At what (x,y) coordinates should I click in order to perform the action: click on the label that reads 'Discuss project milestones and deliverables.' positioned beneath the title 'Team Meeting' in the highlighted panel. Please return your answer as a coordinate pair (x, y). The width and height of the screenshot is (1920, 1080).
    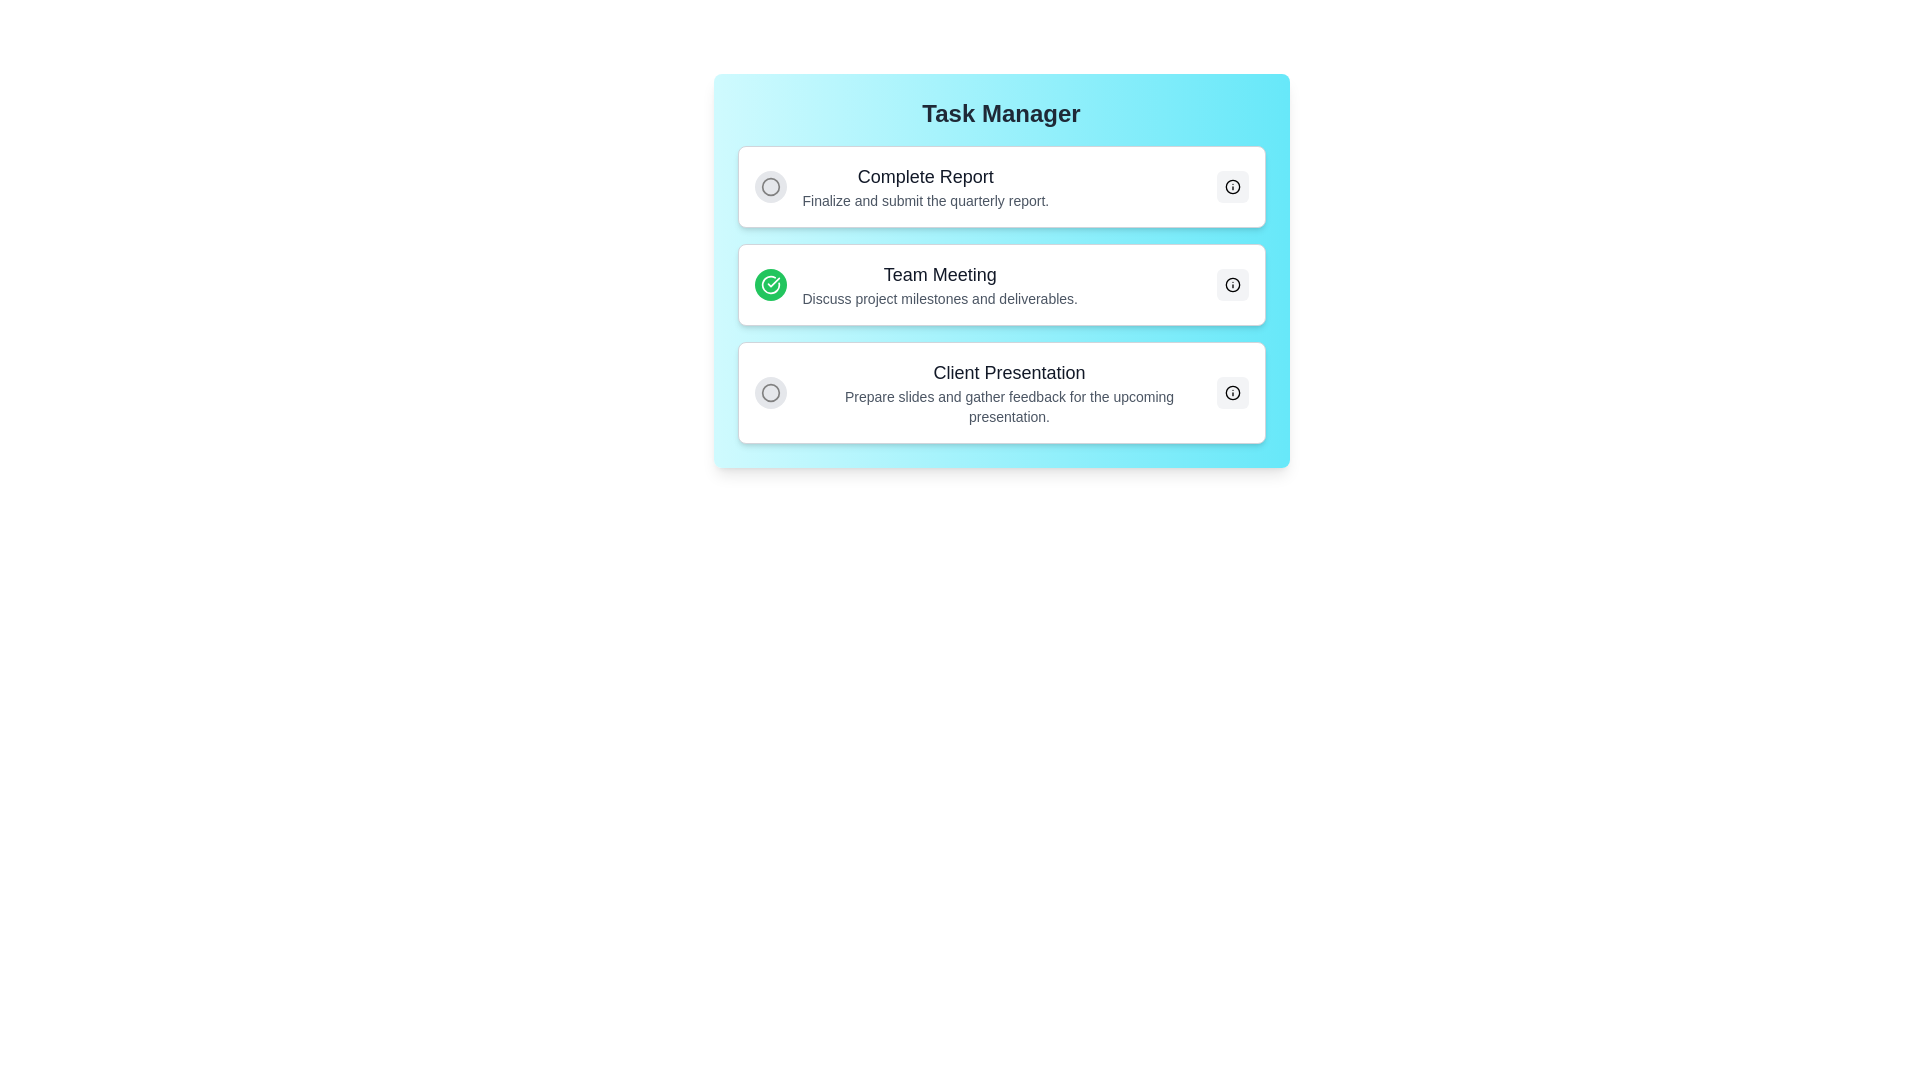
    Looking at the image, I should click on (939, 299).